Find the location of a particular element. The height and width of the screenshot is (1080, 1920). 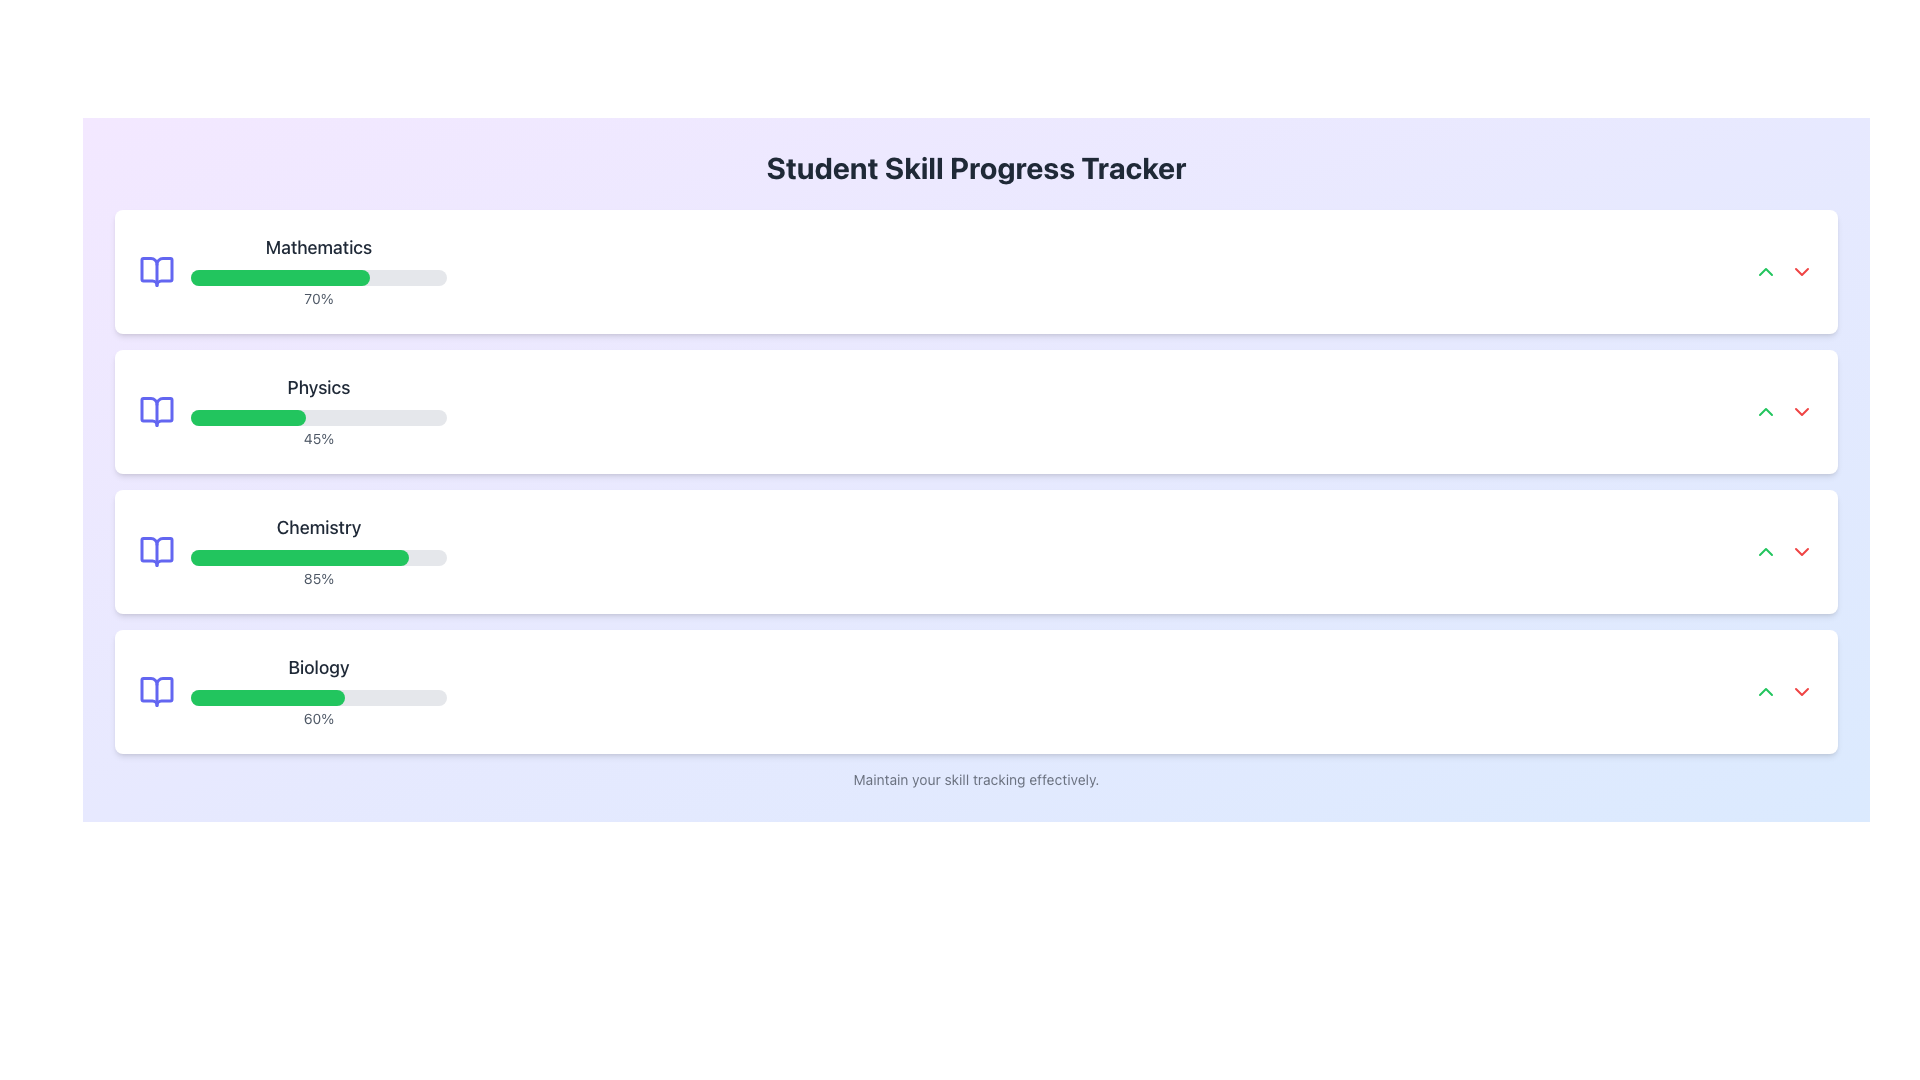

text label displaying 'Biology' in bold, dark gray font at the top of its card within the list of skill categories is located at coordinates (317, 667).